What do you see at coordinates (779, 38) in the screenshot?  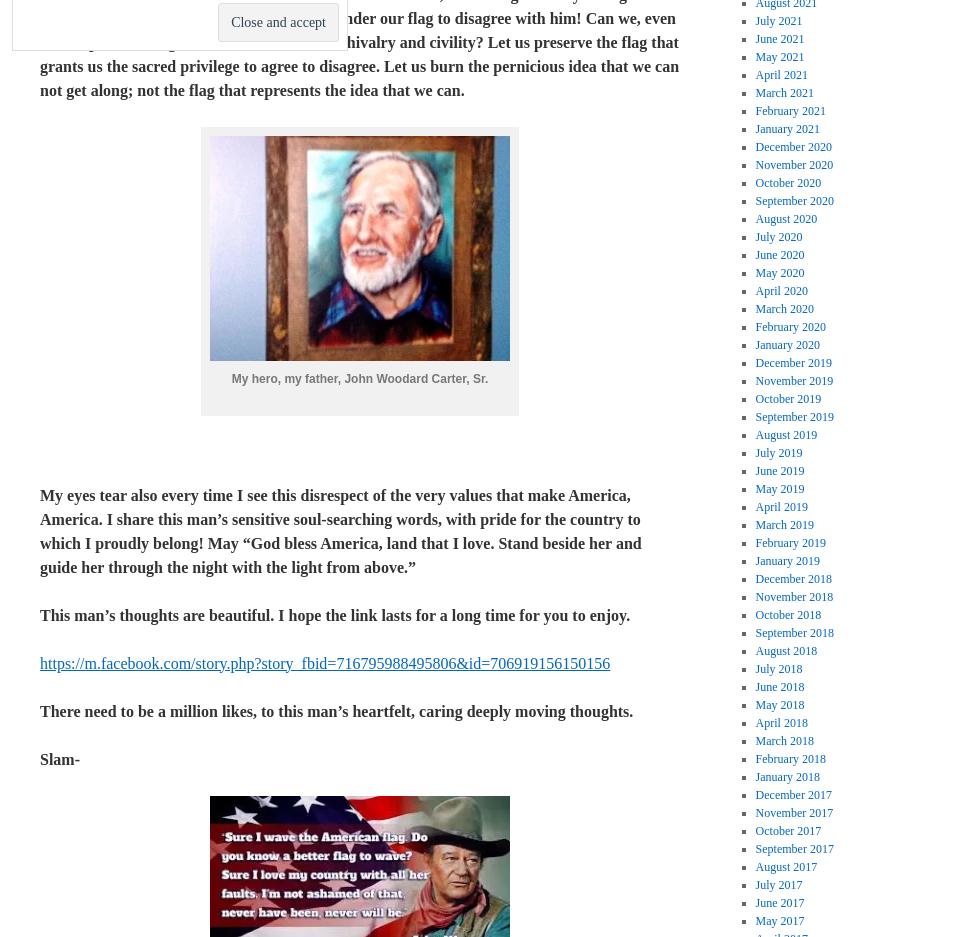 I see `'June 2021'` at bounding box center [779, 38].